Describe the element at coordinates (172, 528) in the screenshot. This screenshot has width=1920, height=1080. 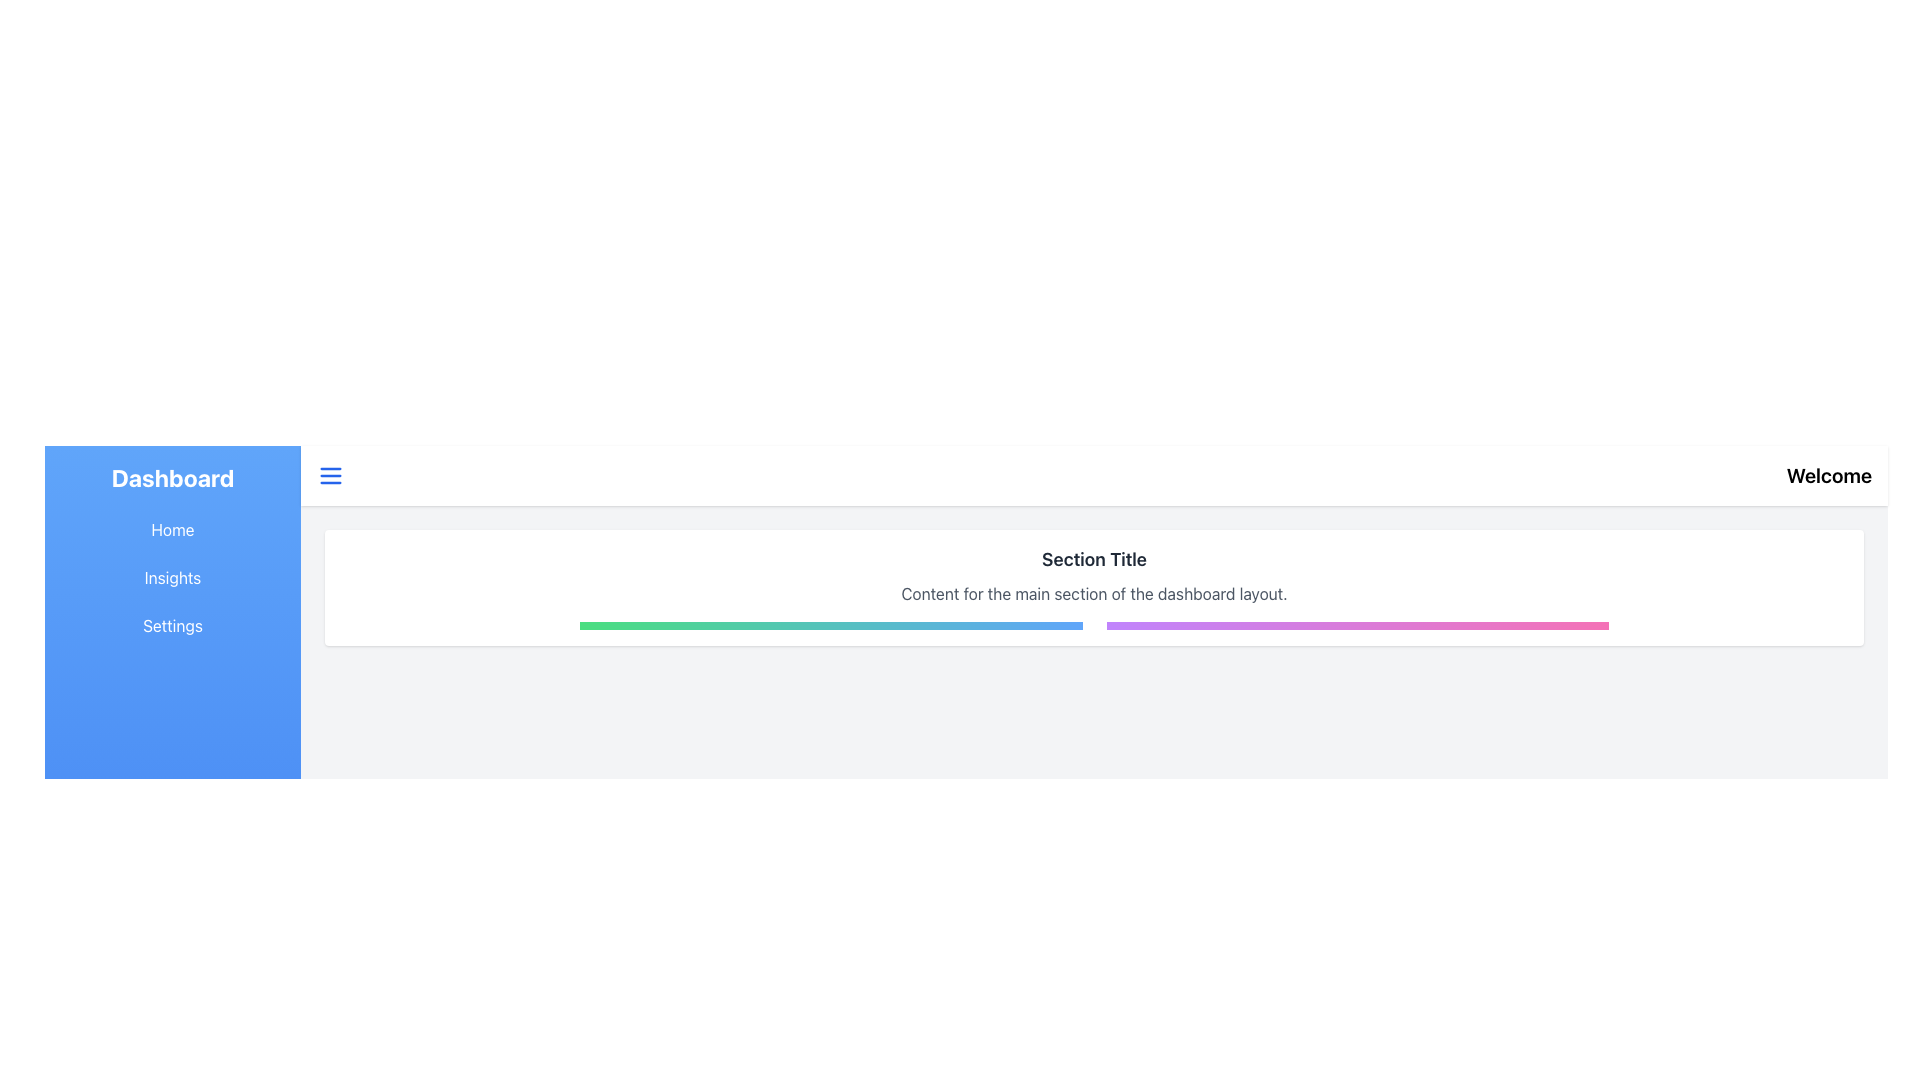
I see `the navigation button located under the 'Dashboard' header in the sidebar` at that location.